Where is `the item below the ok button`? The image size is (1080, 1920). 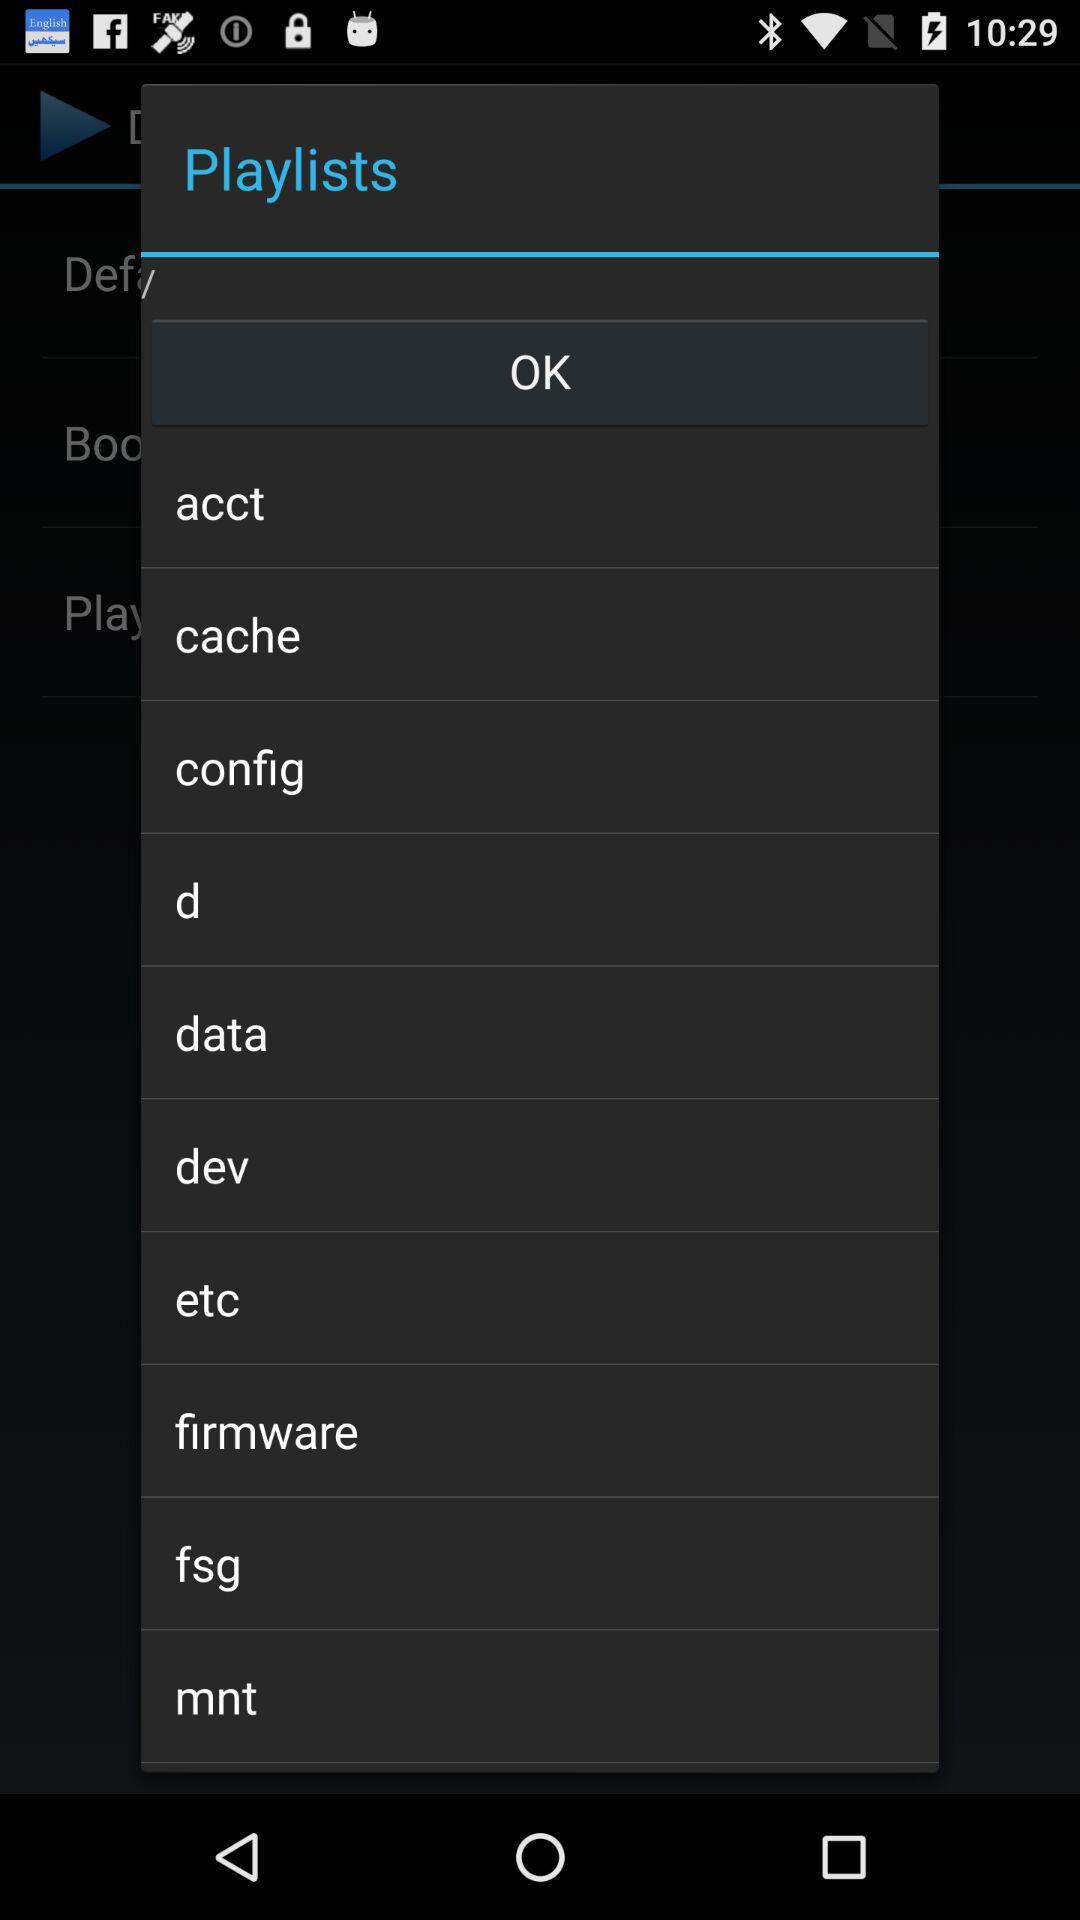 the item below the ok button is located at coordinates (540, 501).